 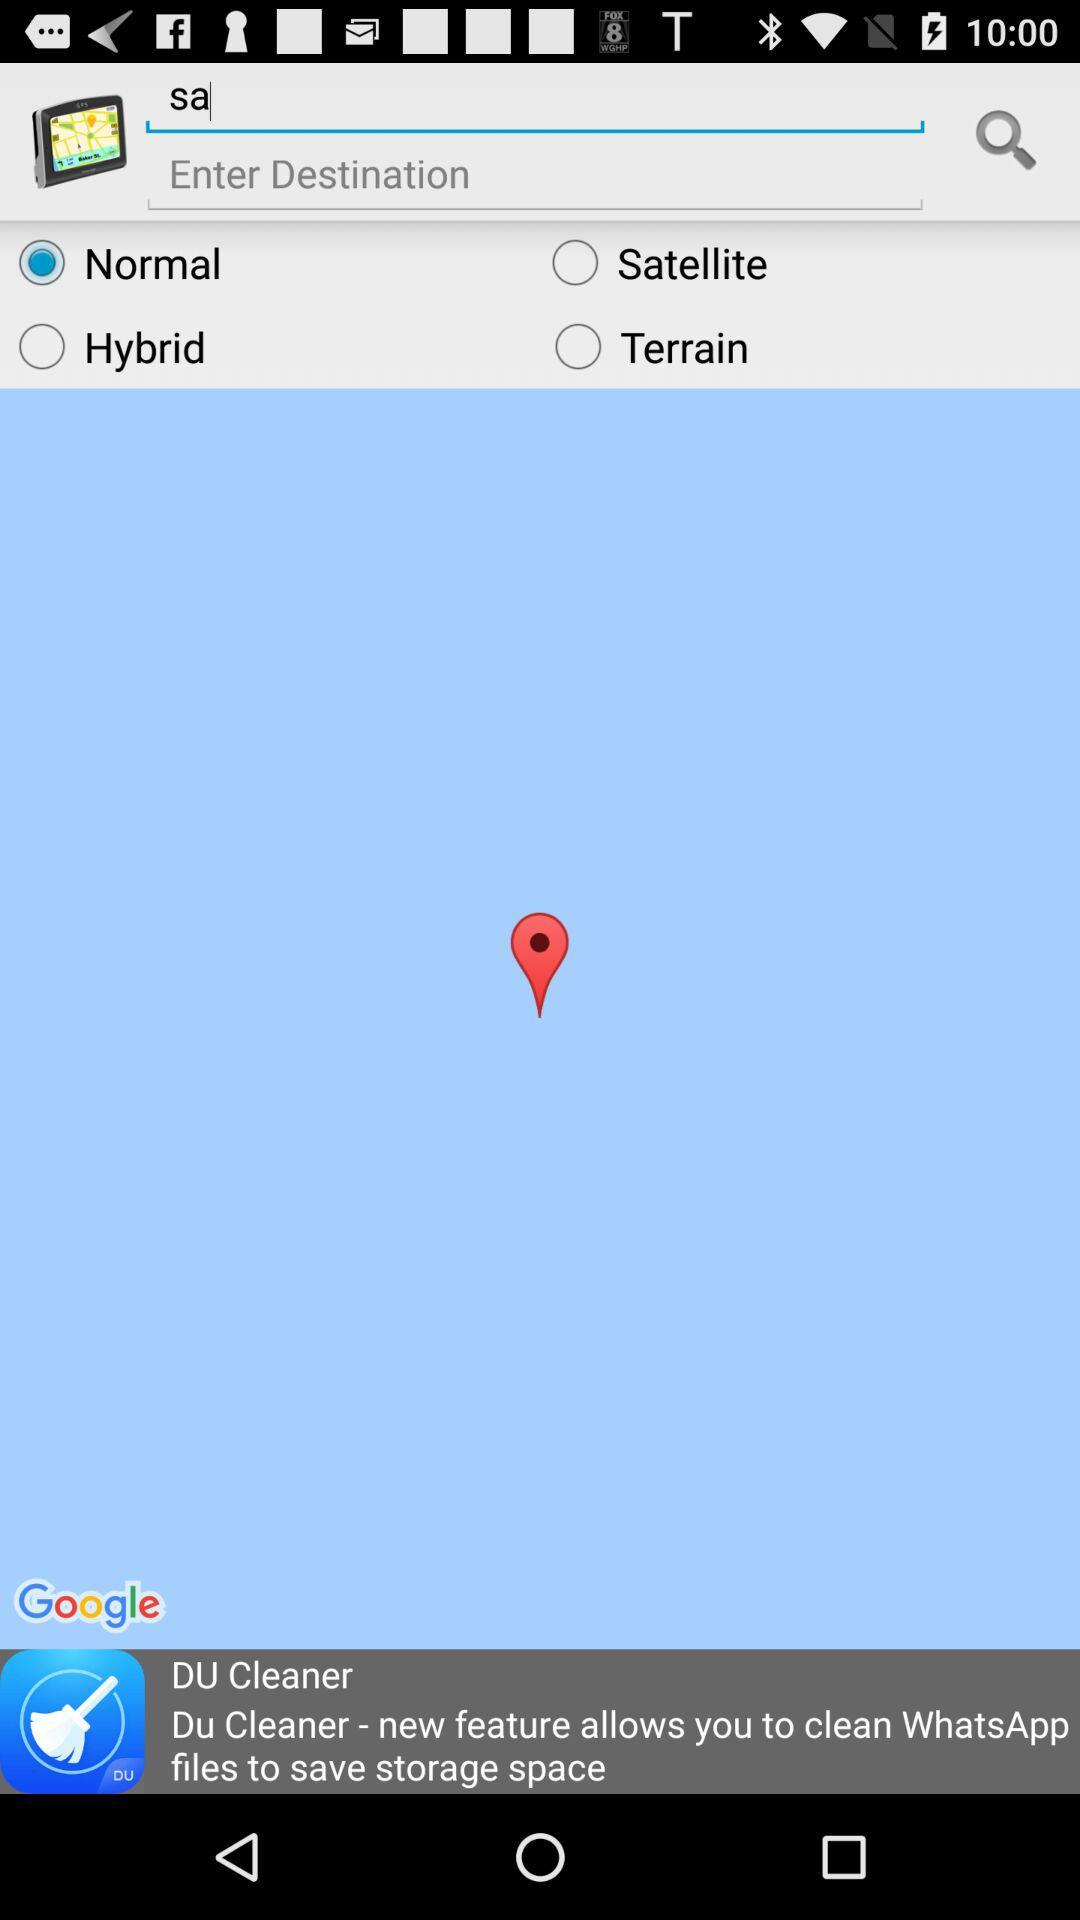 What do you see at coordinates (1006, 140) in the screenshot?
I see `search the location` at bounding box center [1006, 140].